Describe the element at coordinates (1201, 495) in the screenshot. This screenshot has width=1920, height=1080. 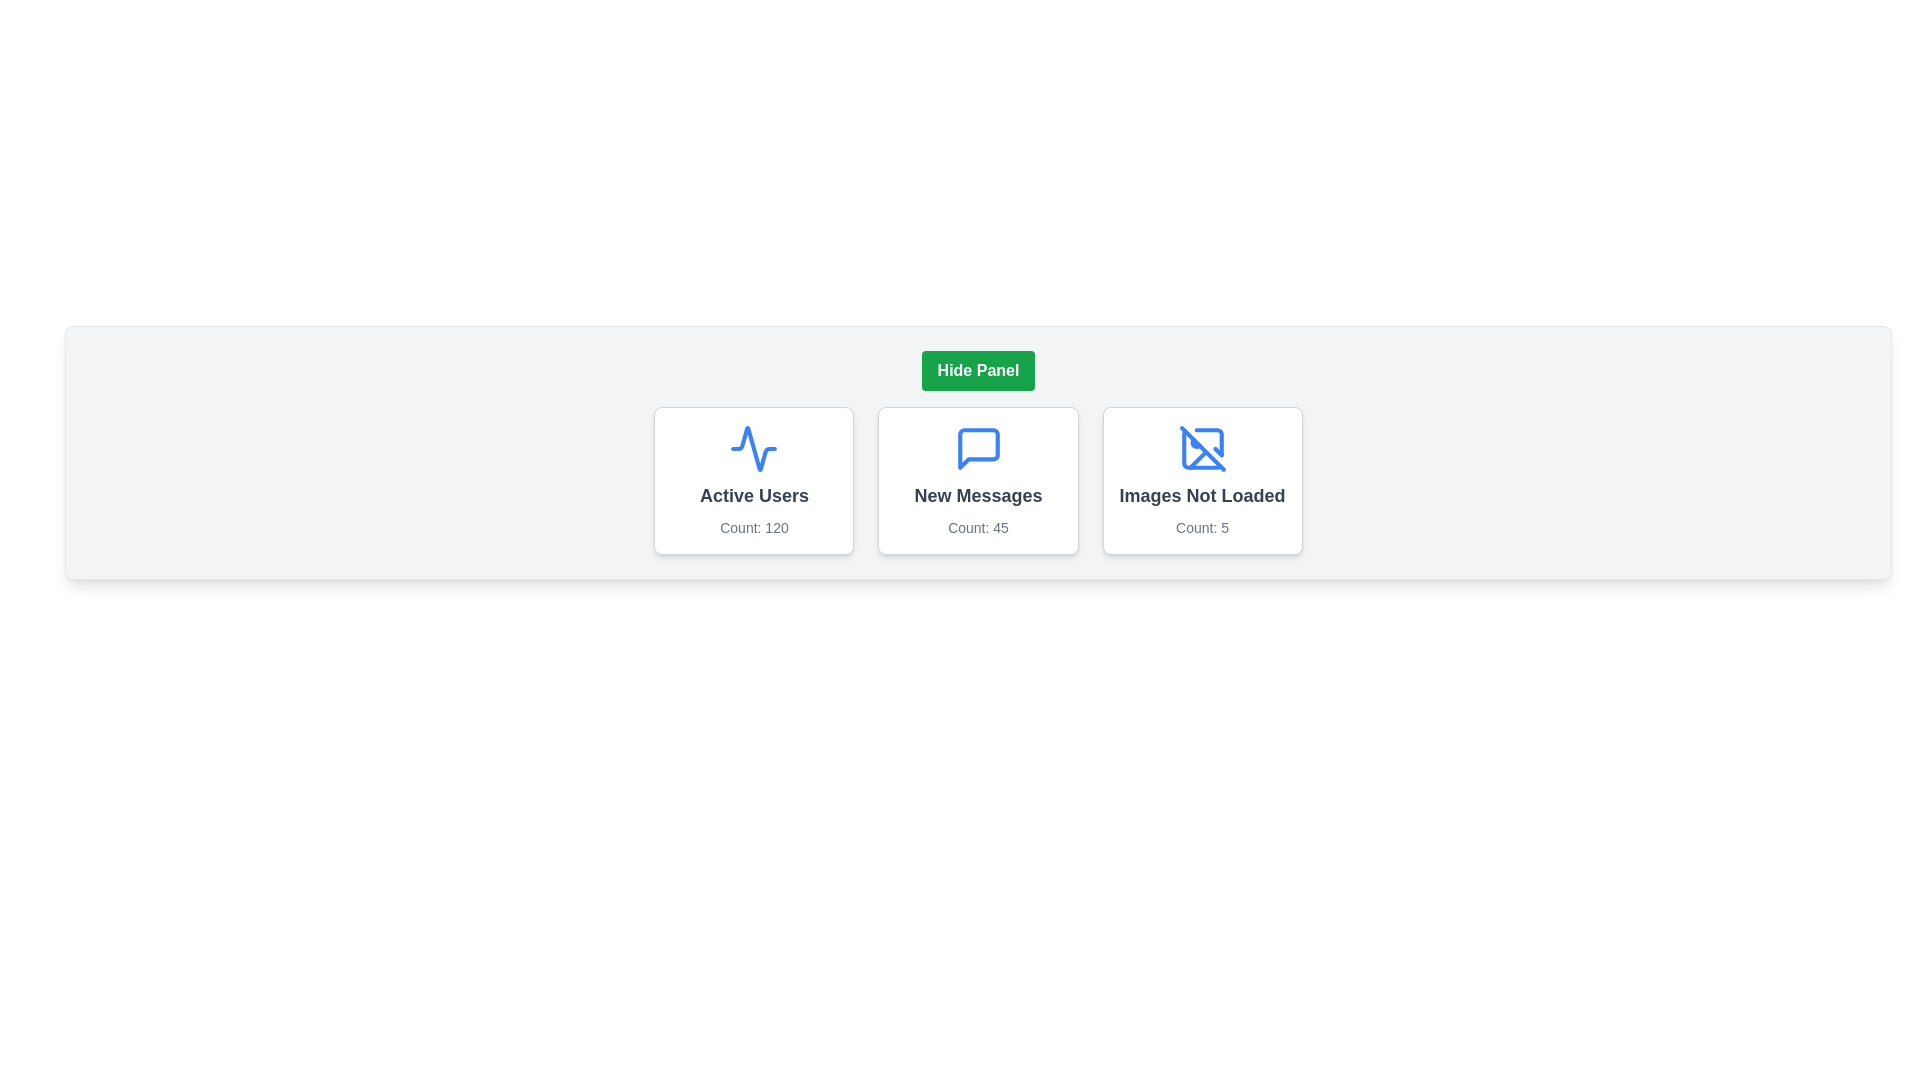
I see `the bold gray text label "Images Not Loaded" located beneath the icon for unloaded images within the rightmost card tile` at that location.